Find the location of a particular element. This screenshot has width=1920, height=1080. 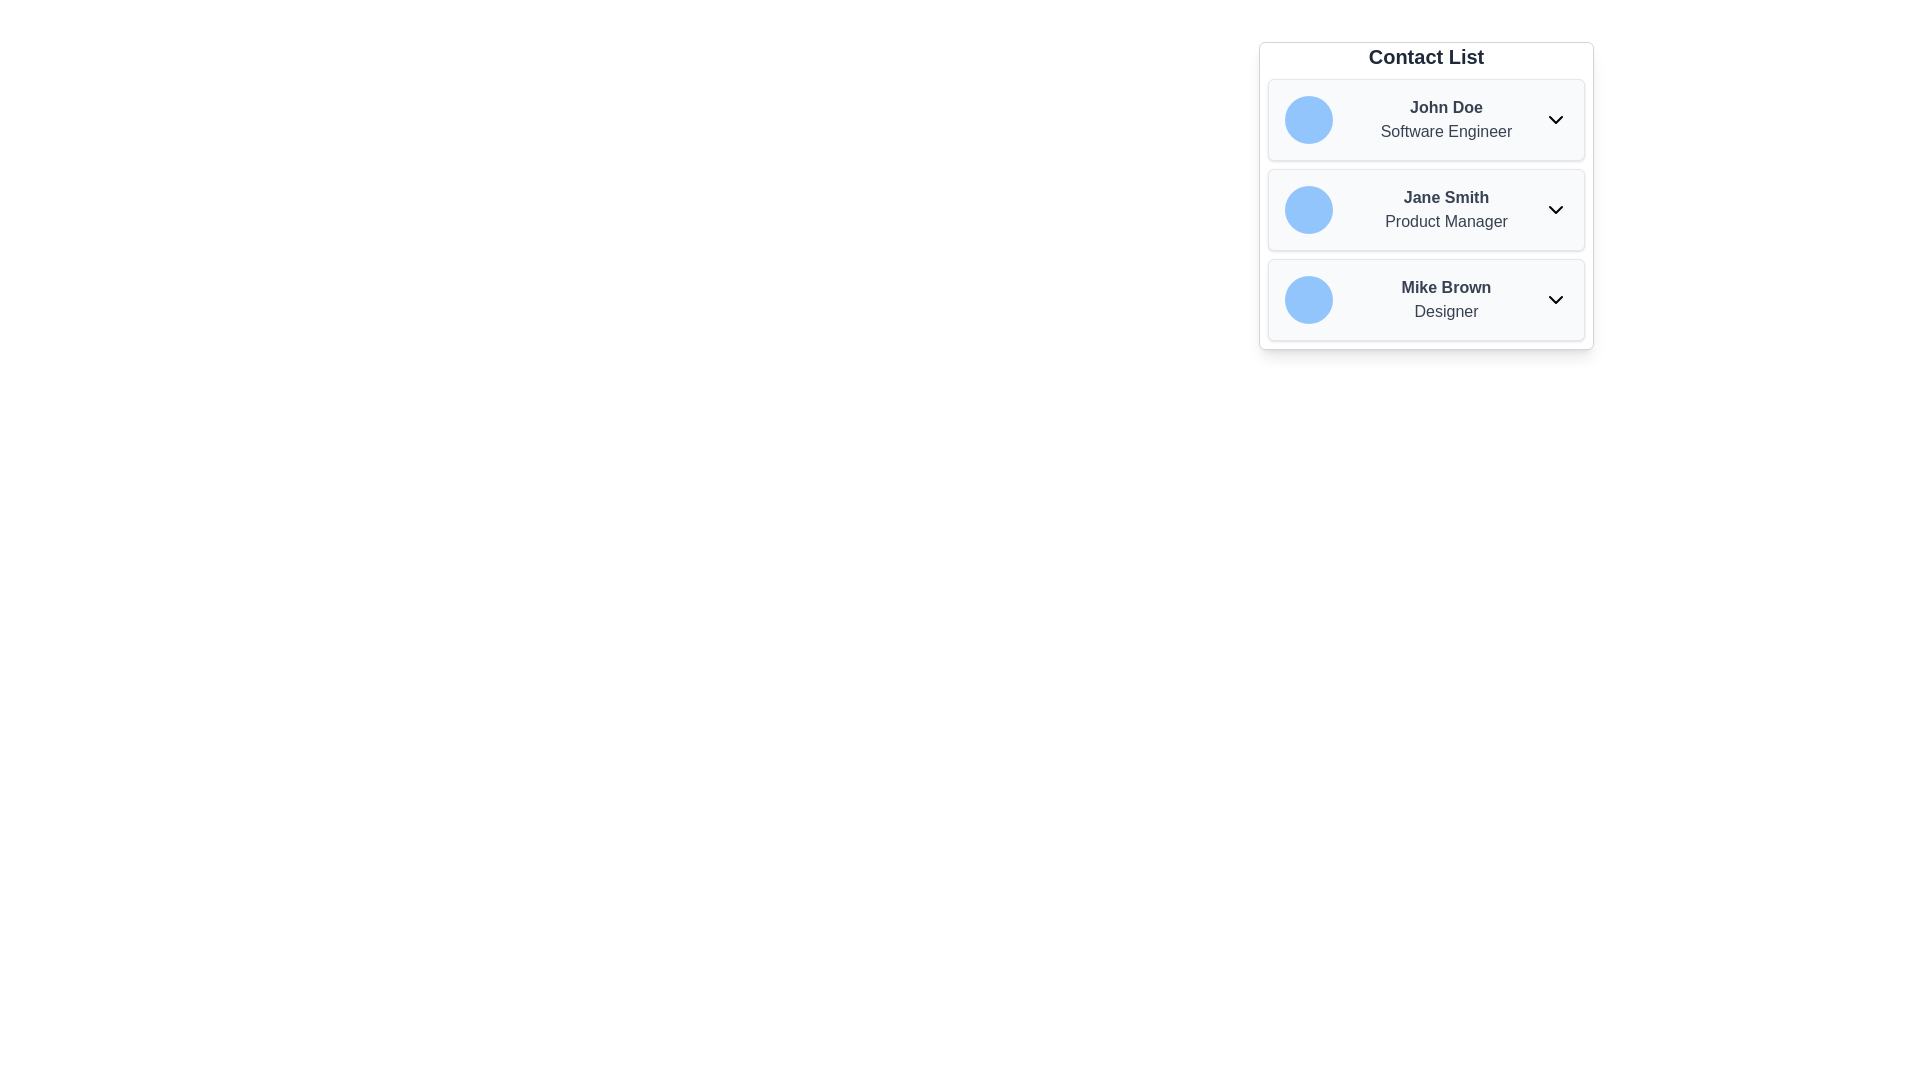

the chevron icon next to the contact 'John Doe' is located at coordinates (1554, 119).